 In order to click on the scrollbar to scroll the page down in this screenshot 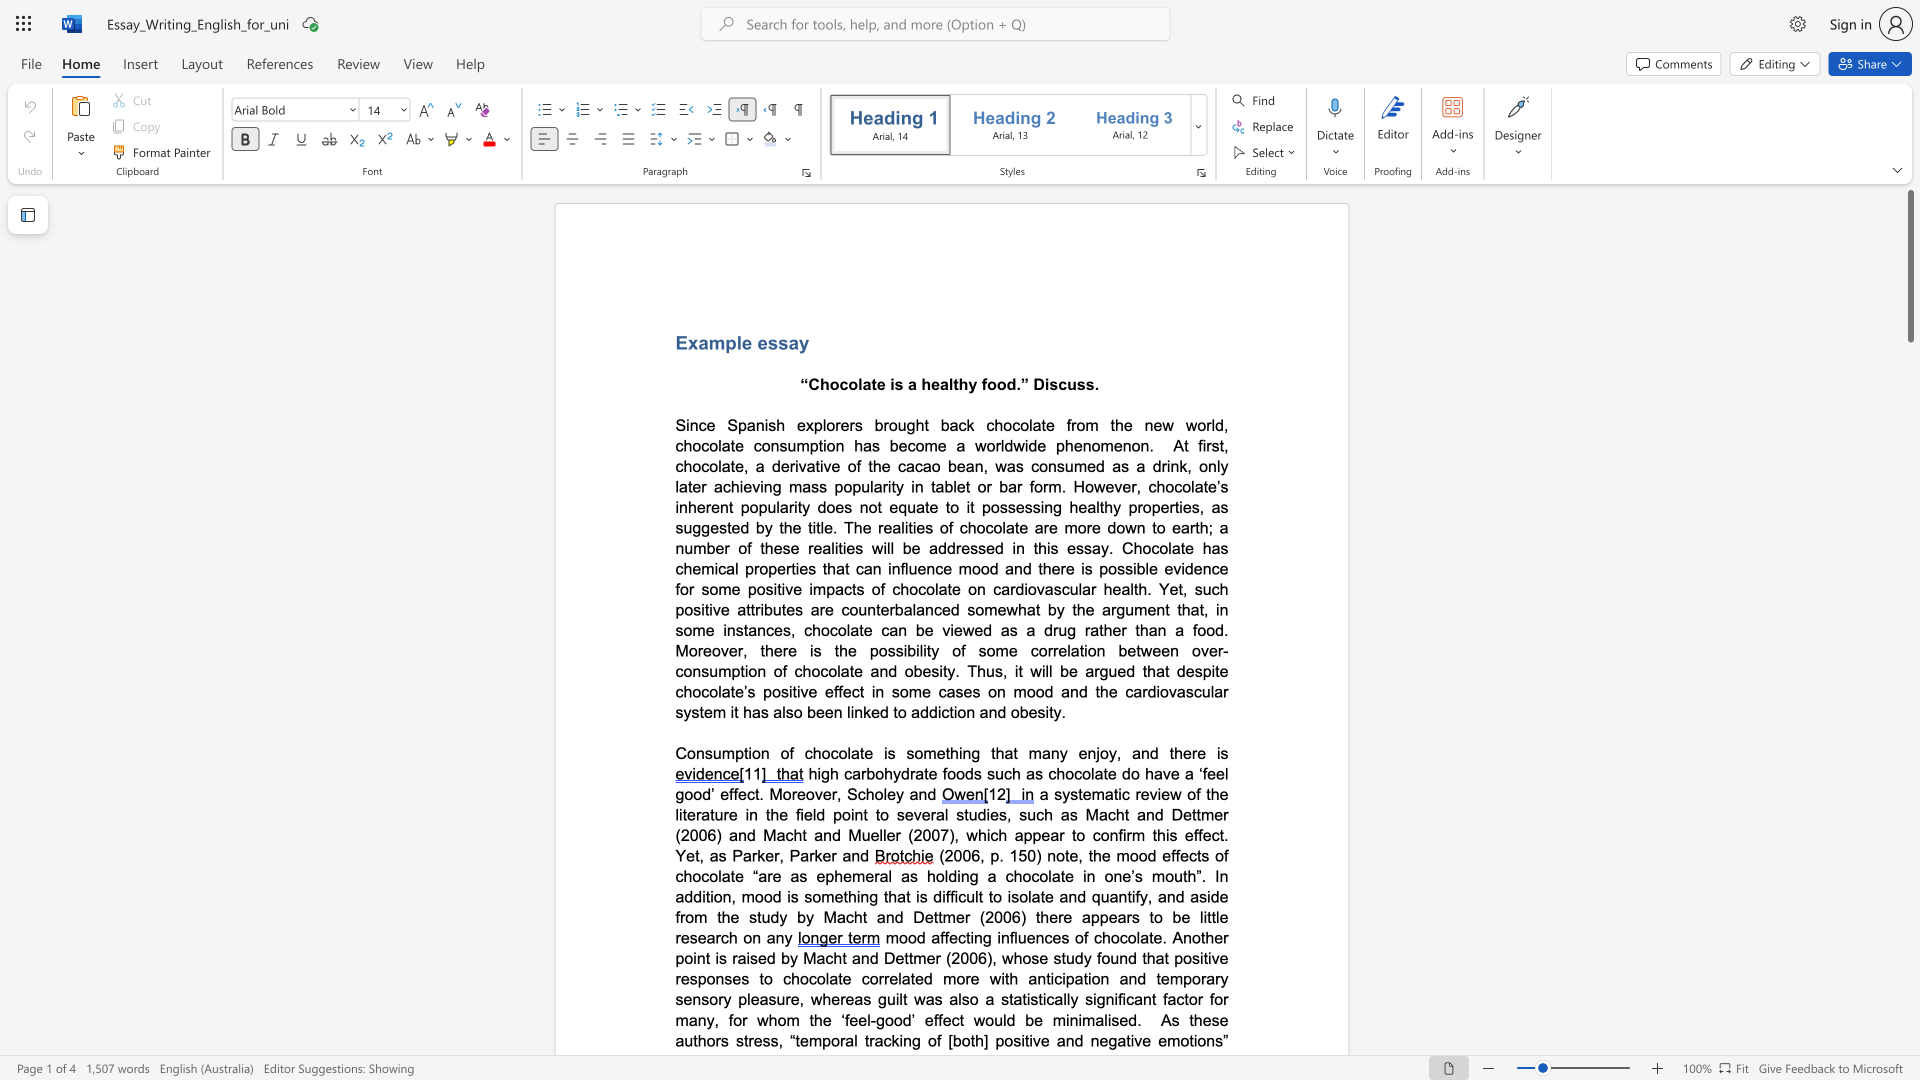, I will do `click(1909, 1019)`.